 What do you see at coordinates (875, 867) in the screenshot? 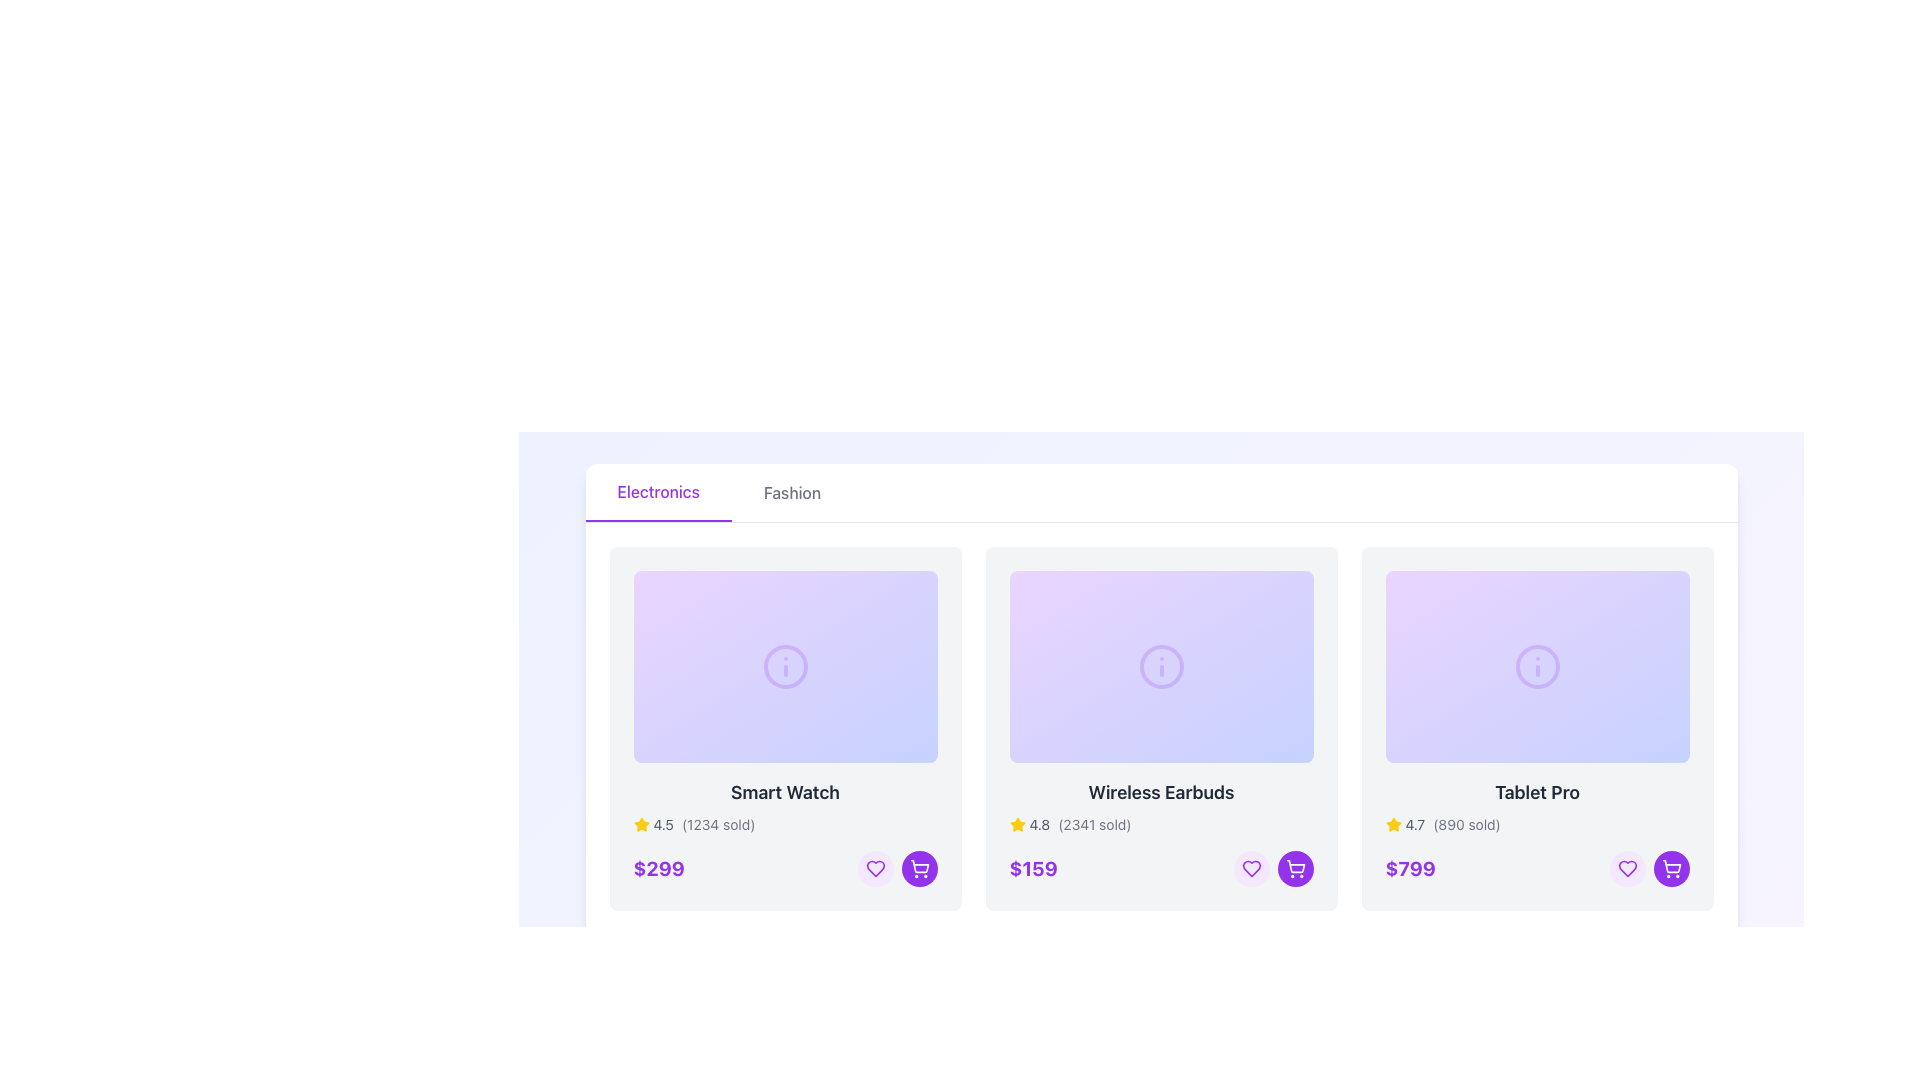
I see `the heart-shaped SVG icon outlined in purple, which is positioned within a circular button at the bottom-right corner of the 'Wireless Earbuds' card` at bounding box center [875, 867].